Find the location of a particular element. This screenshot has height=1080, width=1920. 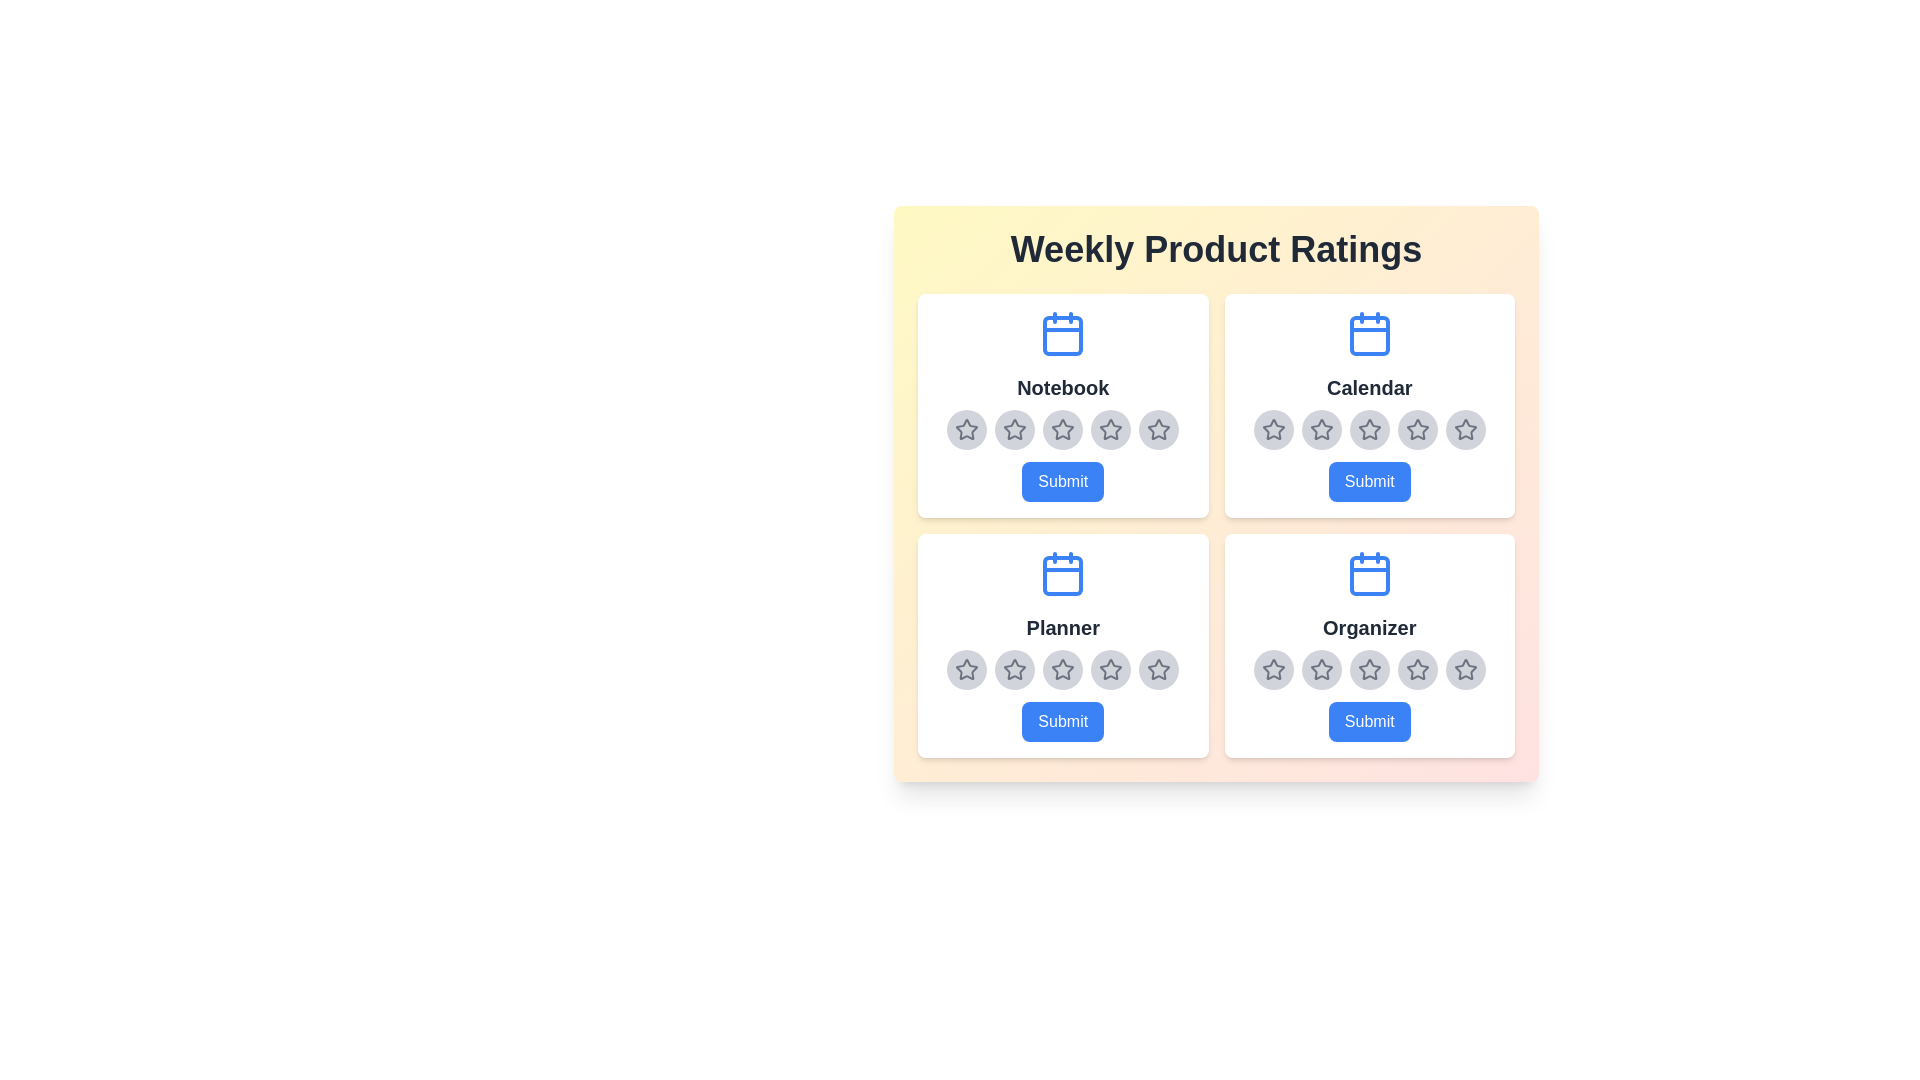

submit button for the product Planner is located at coordinates (1062, 721).